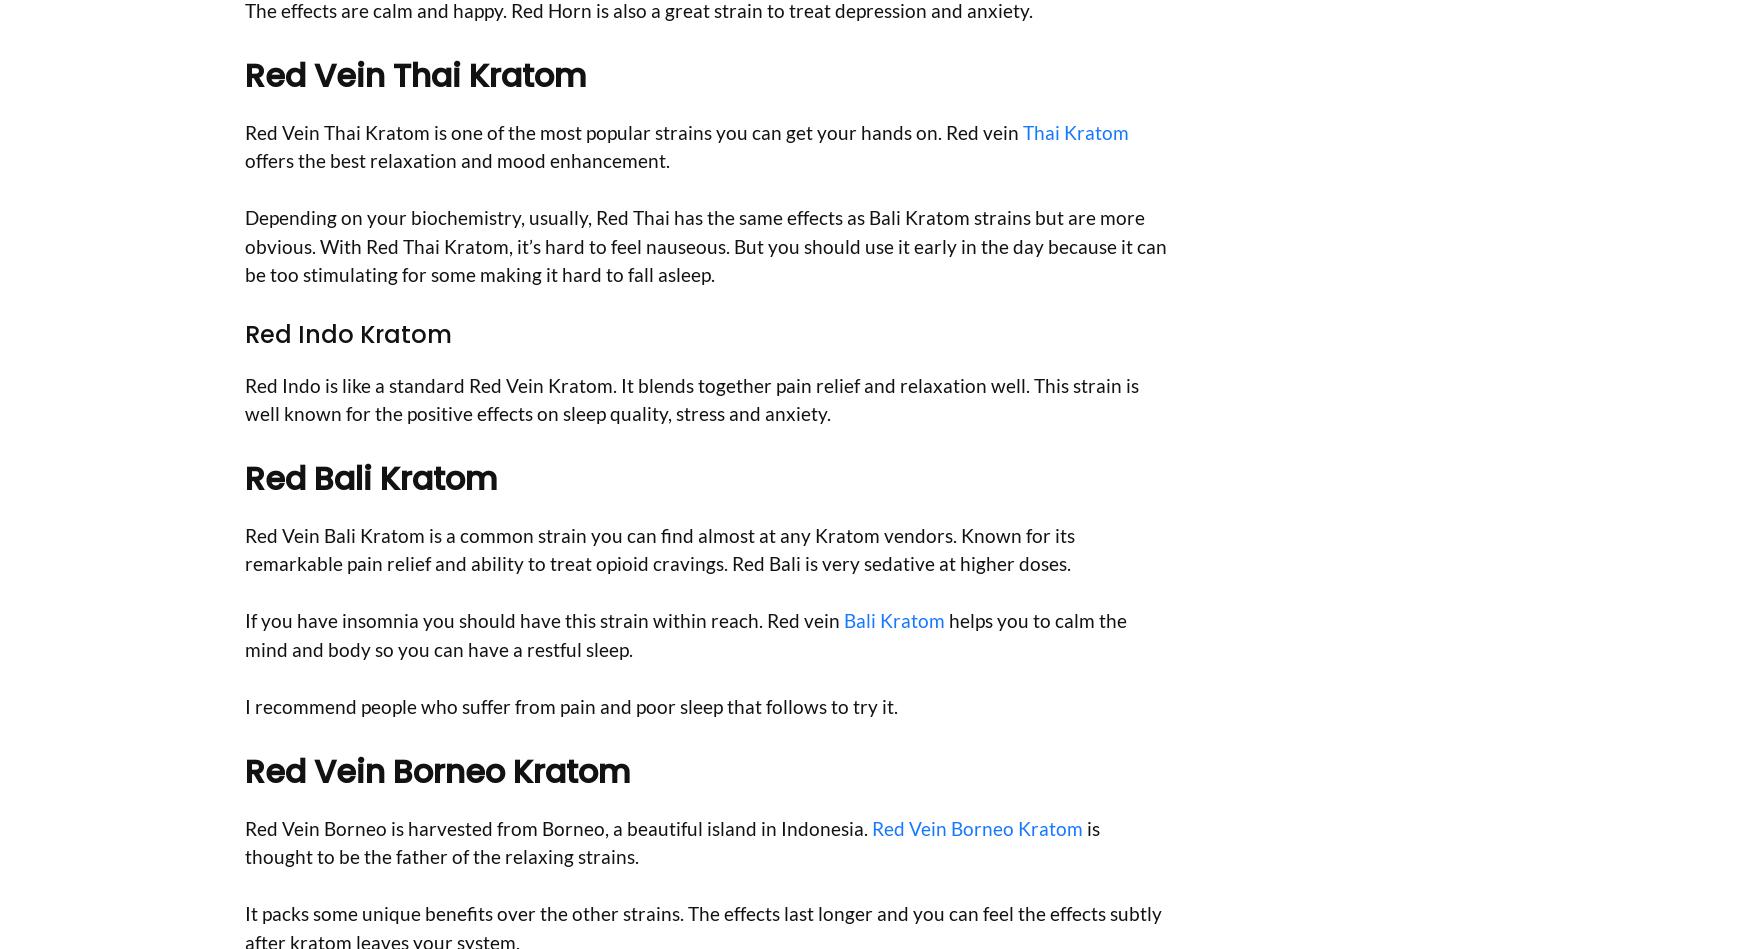  I want to click on 'Red Indo is like a standard Red Vein Kratom. It blends together pain relief and relaxation well. This strain is well known for the positive effects on sleep quality, stress and anxiety.', so click(691, 398).